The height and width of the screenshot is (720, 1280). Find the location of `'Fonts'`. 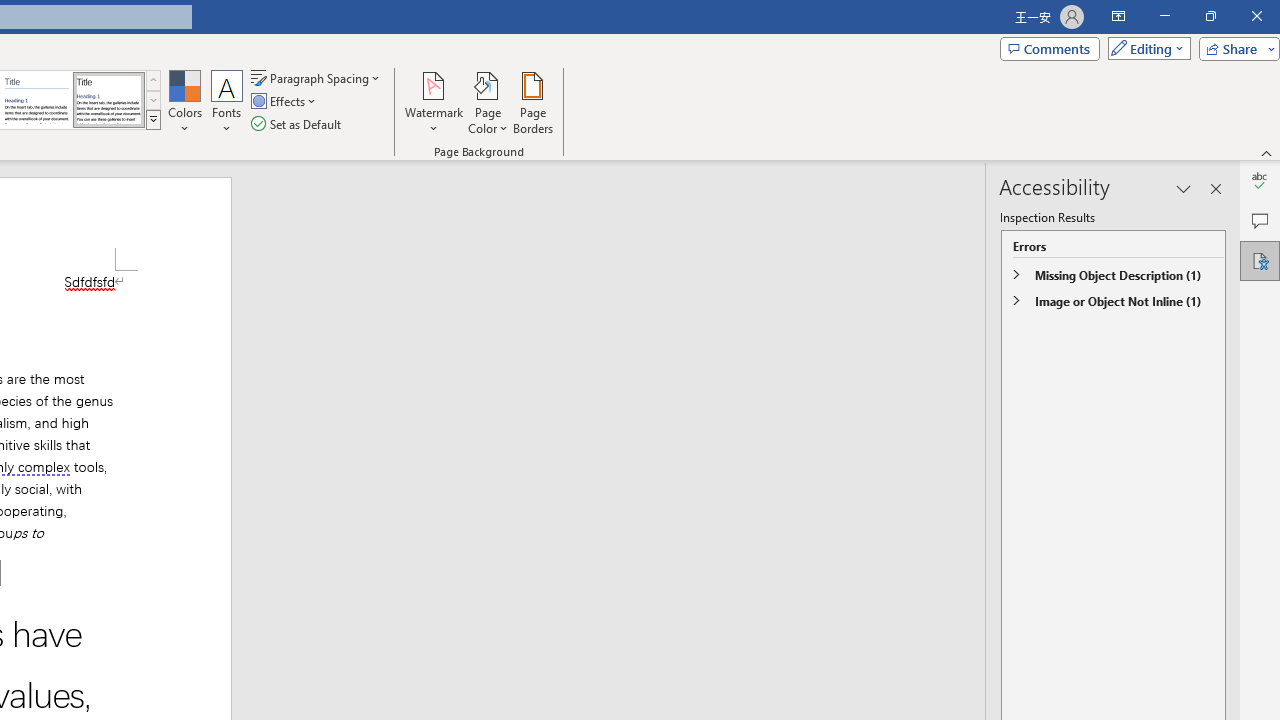

'Fonts' is located at coordinates (227, 103).